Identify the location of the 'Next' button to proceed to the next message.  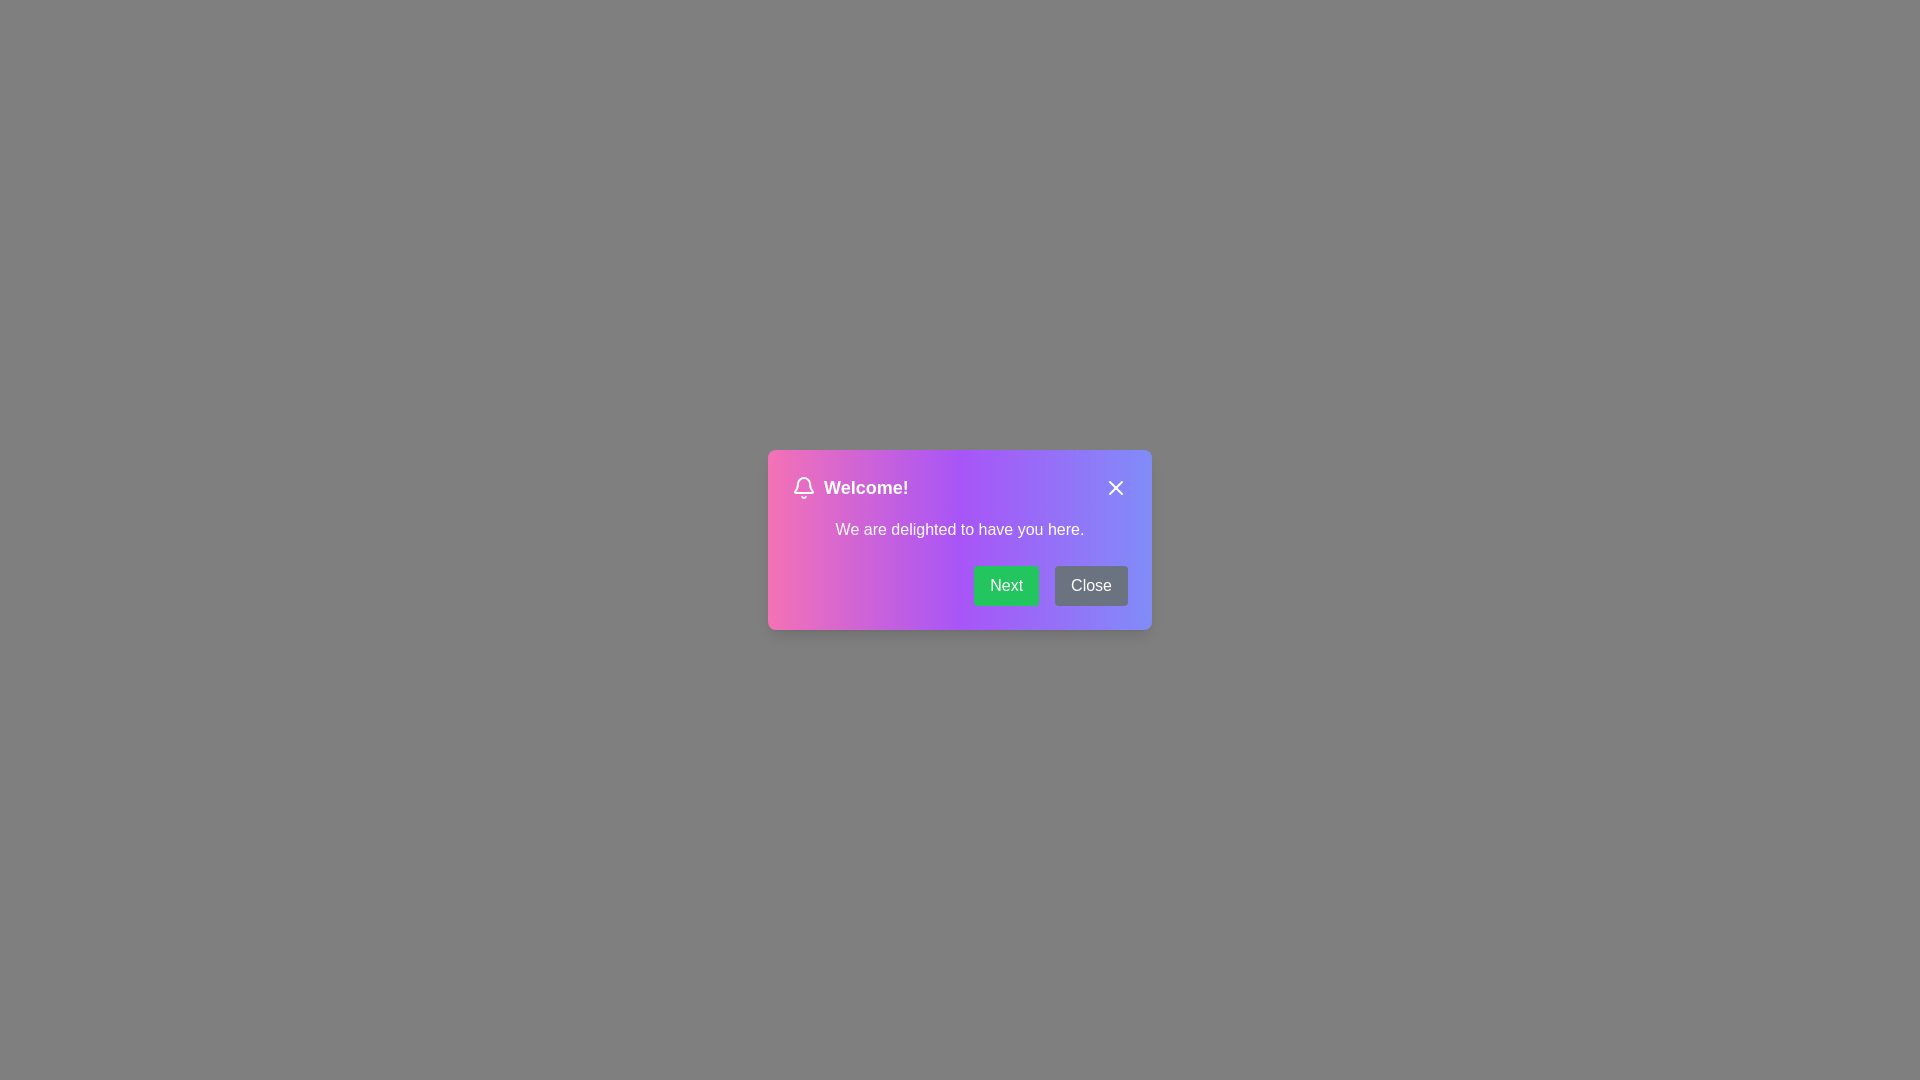
(1006, 585).